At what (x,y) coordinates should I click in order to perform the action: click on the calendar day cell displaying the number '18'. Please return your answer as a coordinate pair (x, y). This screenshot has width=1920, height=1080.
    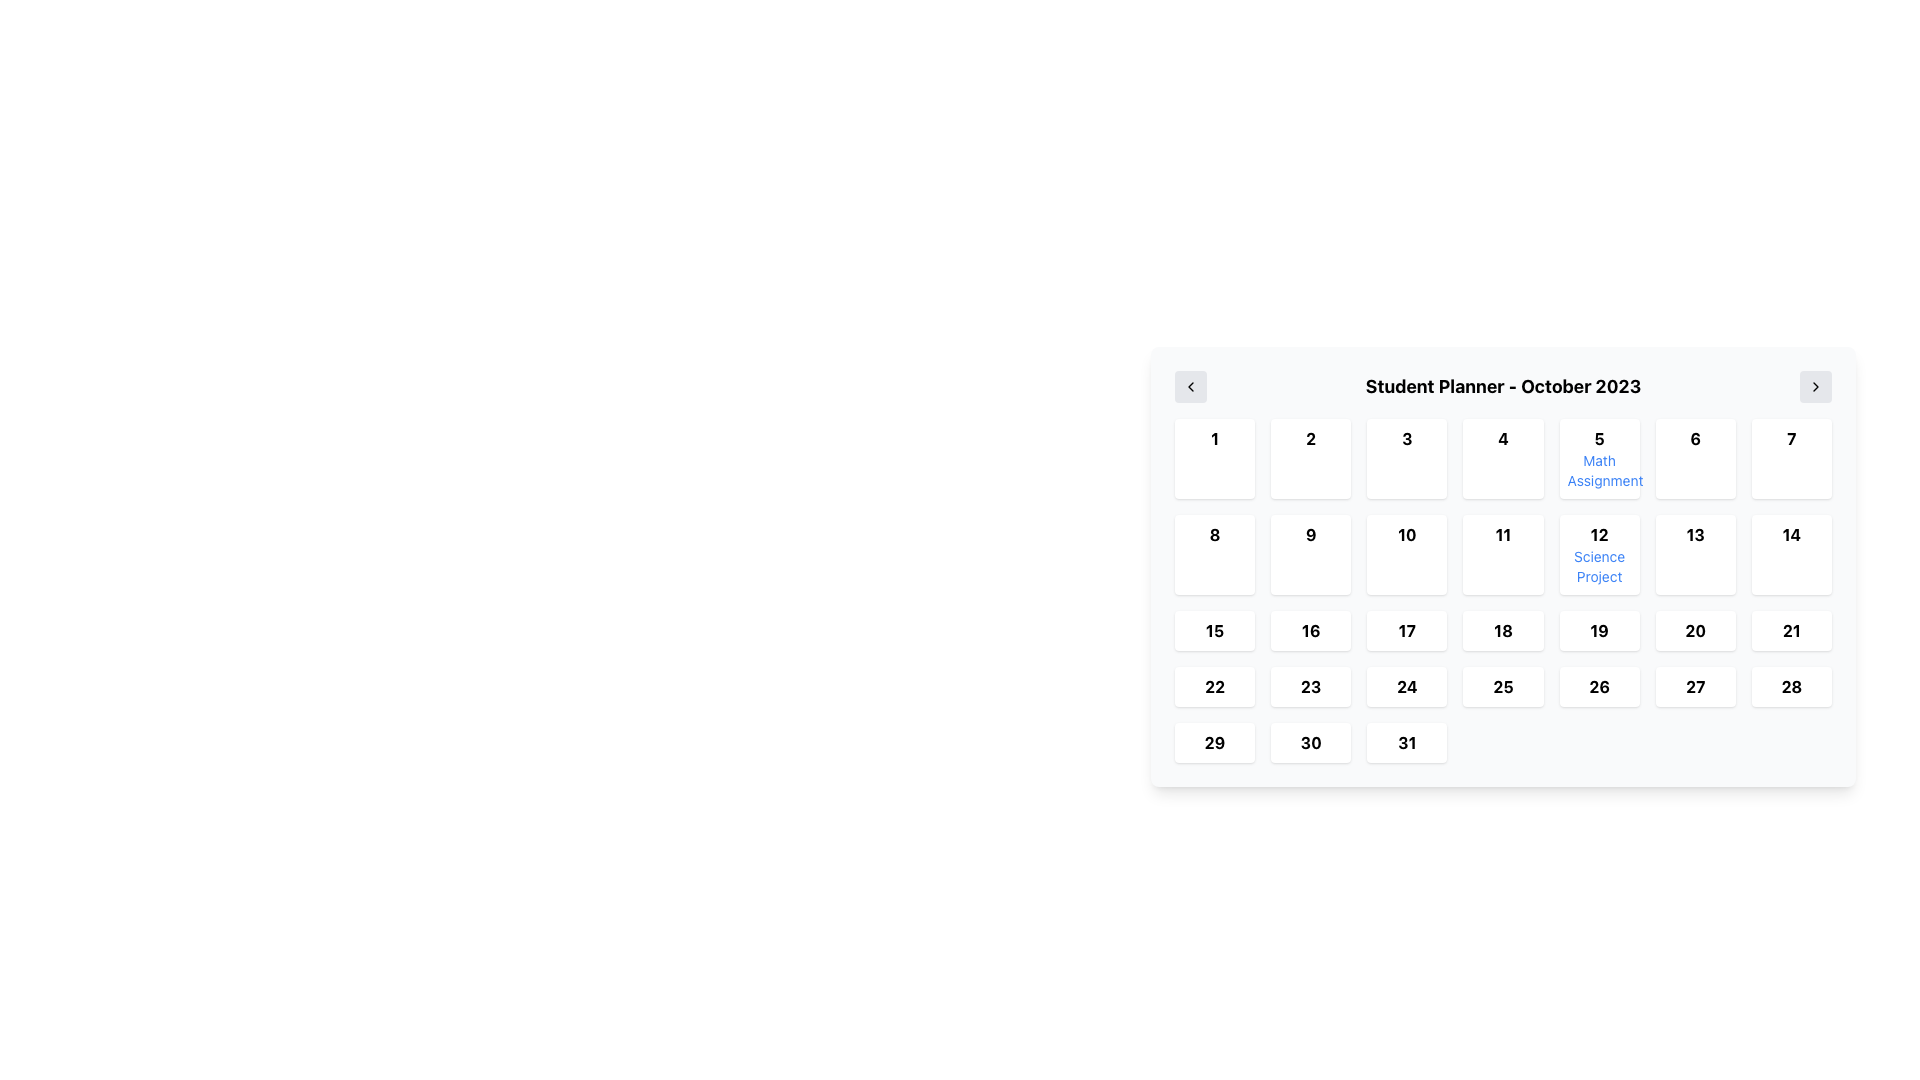
    Looking at the image, I should click on (1503, 631).